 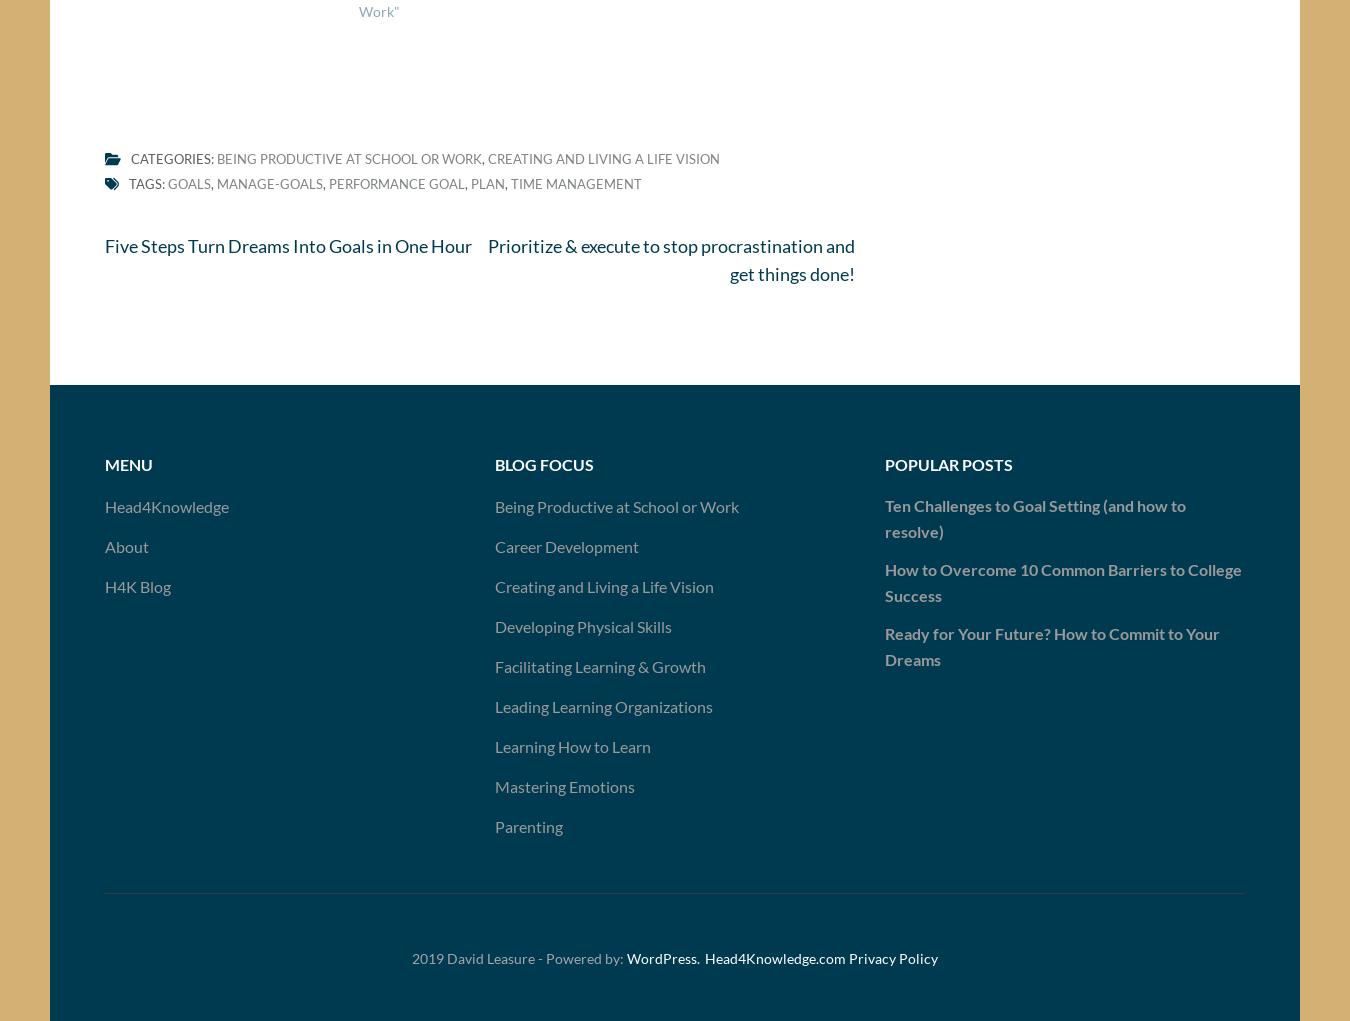 What do you see at coordinates (166, 513) in the screenshot?
I see `'Head4Knowledge'` at bounding box center [166, 513].